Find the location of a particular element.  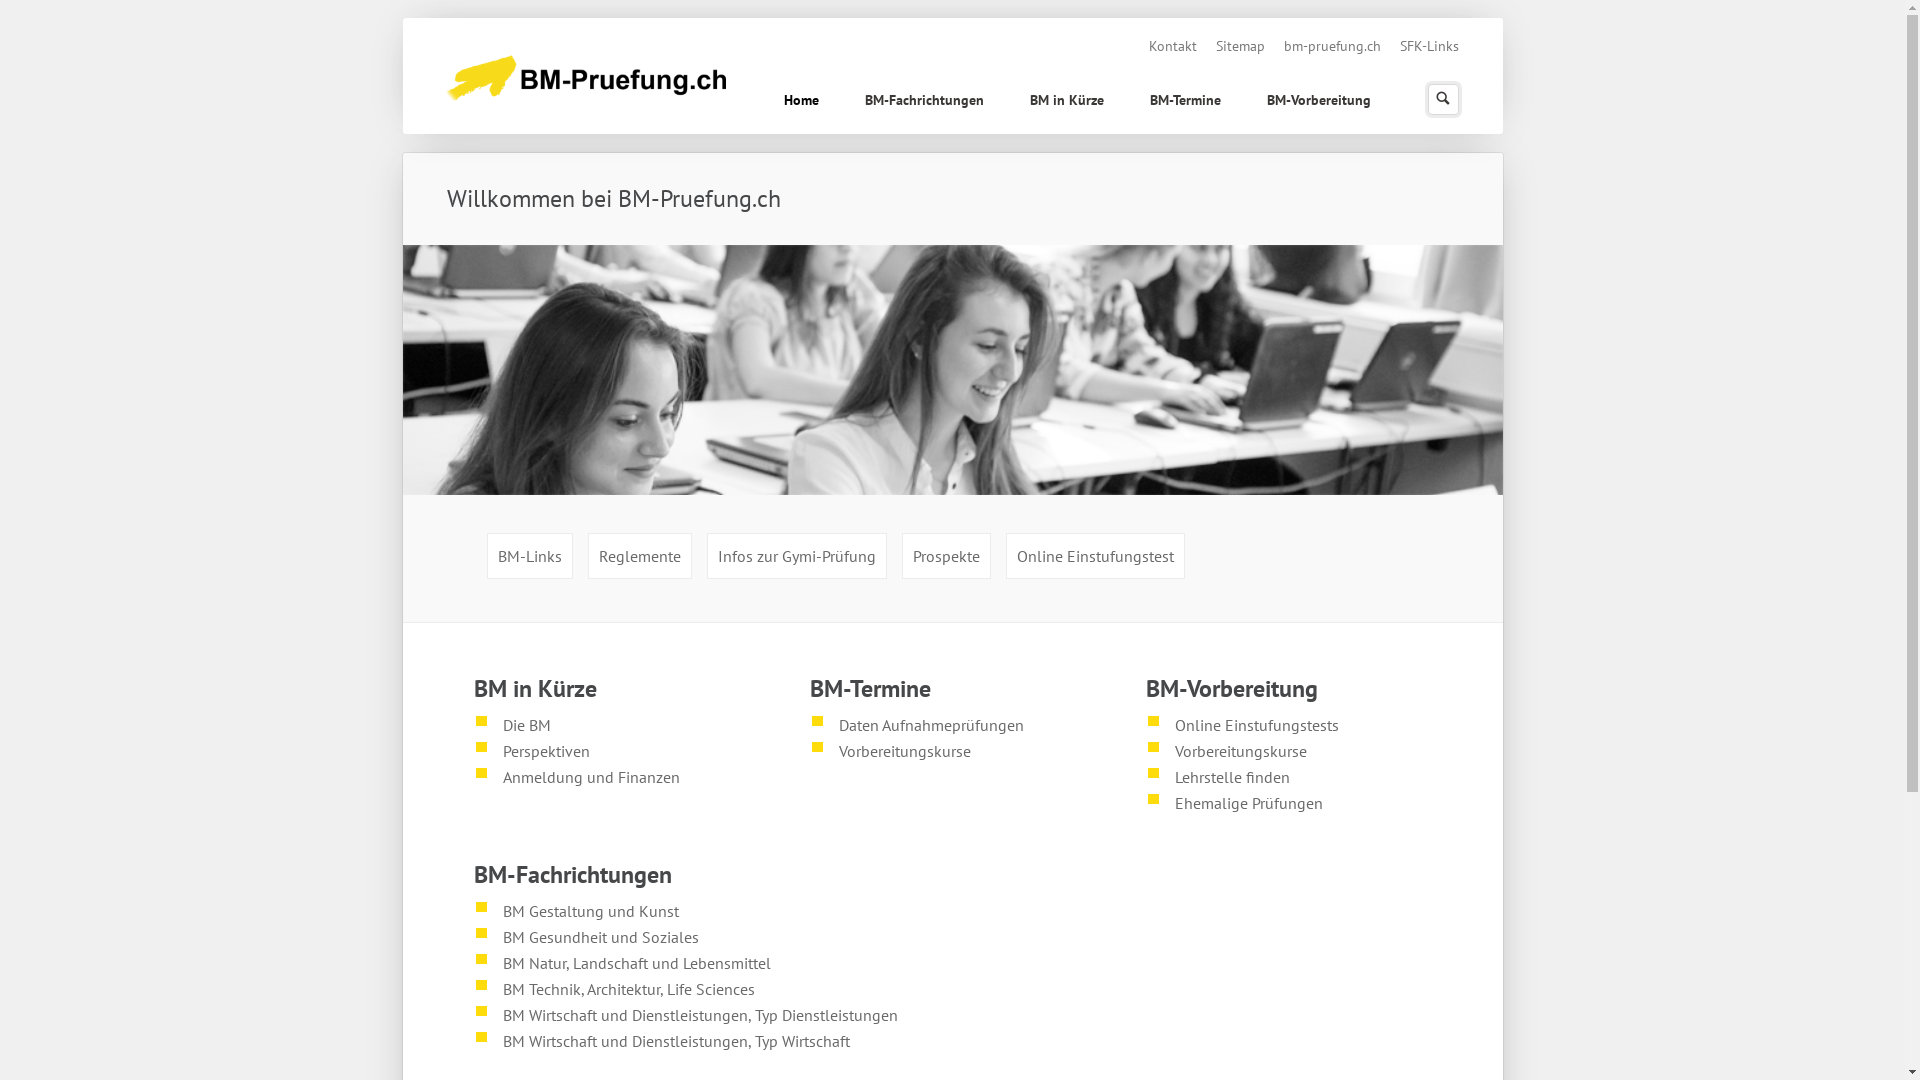

'bm-pruefung.ch' is located at coordinates (1332, 45).